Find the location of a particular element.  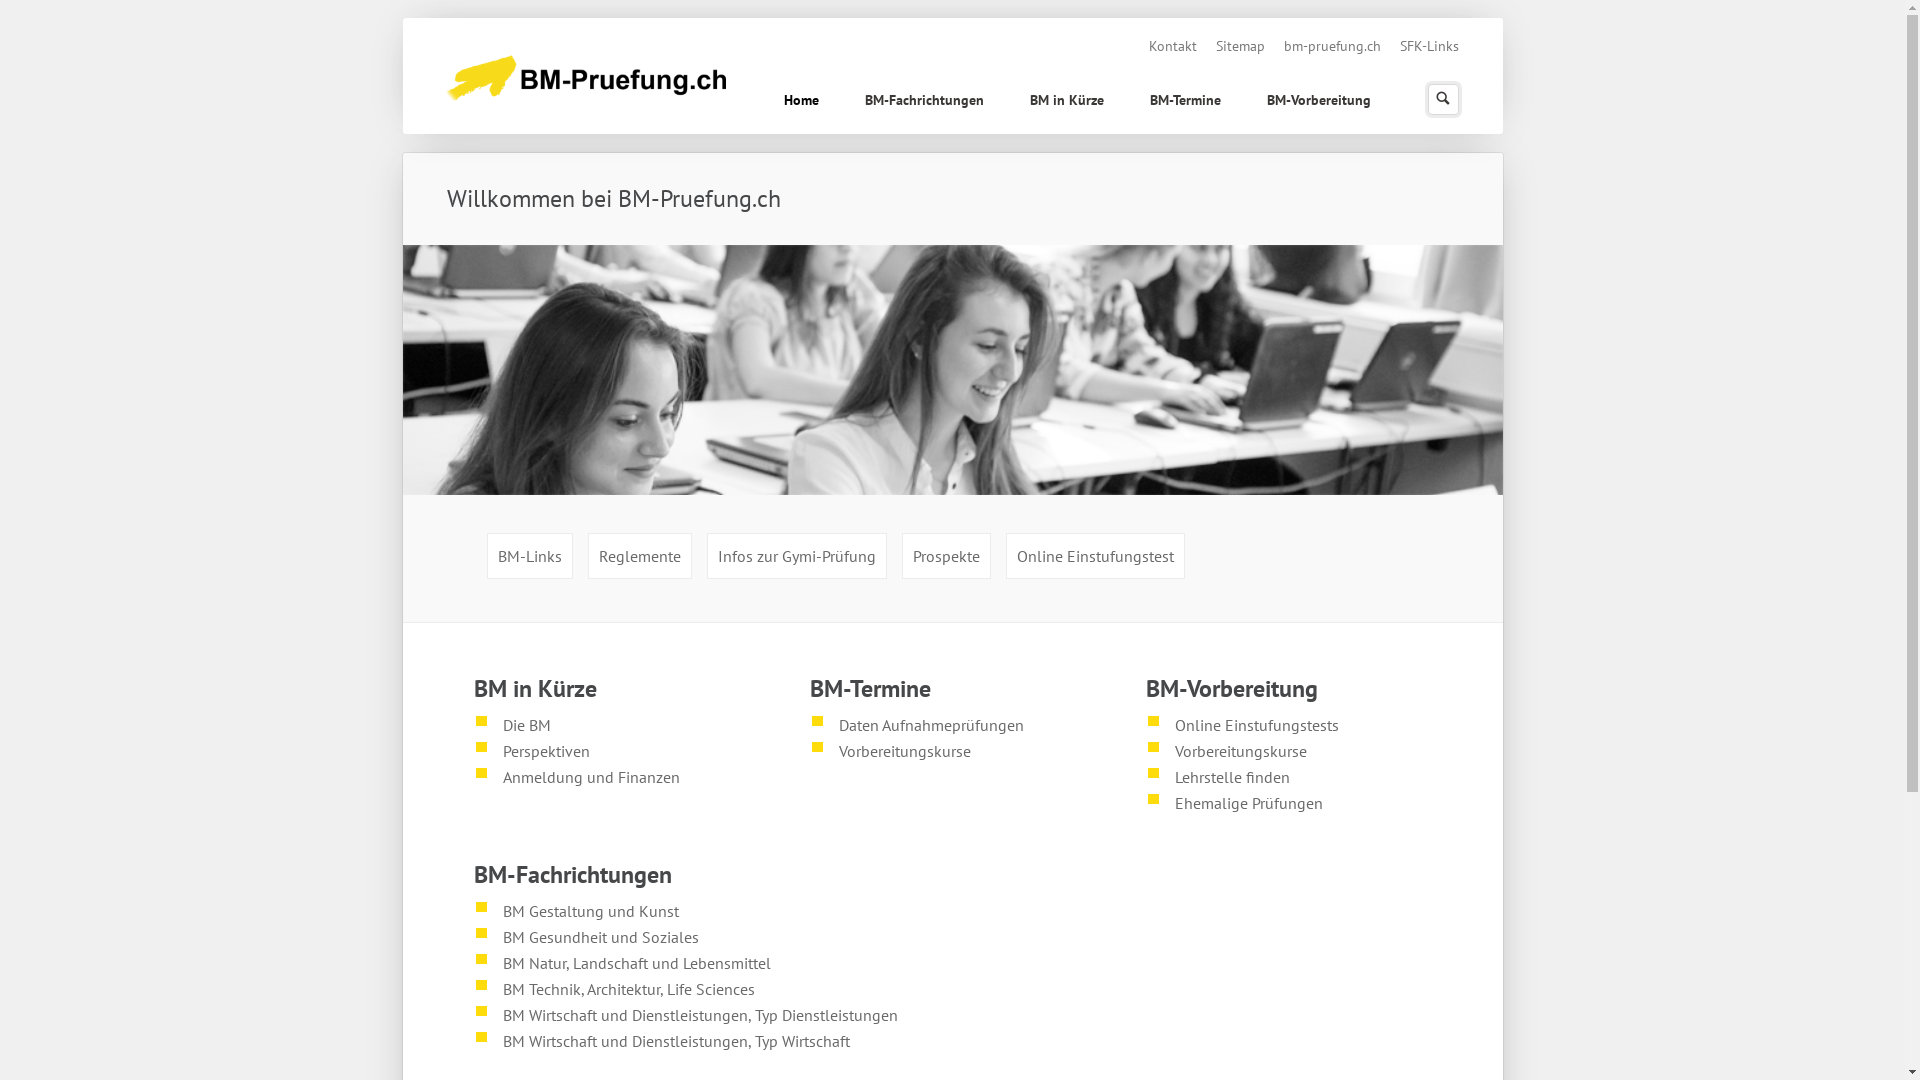

'bm-pruefung.ch' is located at coordinates (1332, 45).